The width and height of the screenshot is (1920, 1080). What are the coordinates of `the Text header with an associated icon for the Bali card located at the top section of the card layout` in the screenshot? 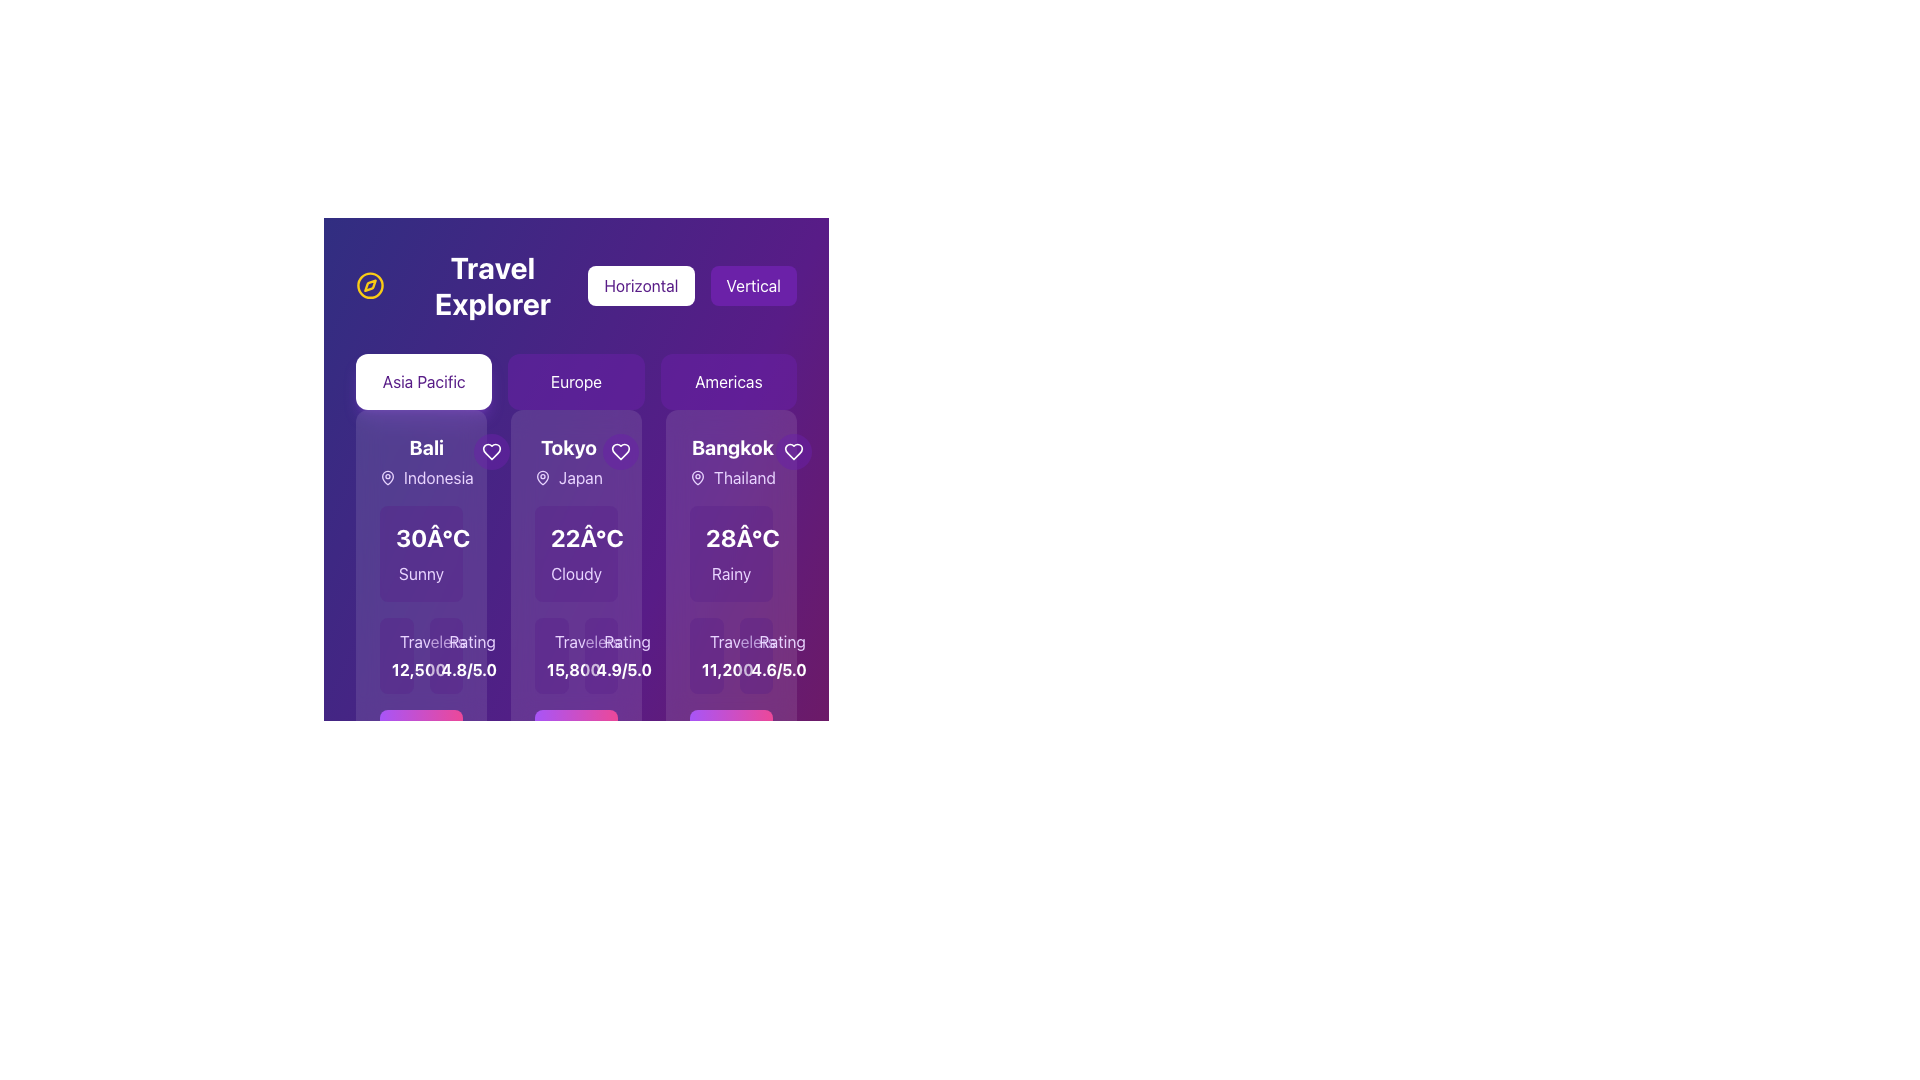 It's located at (420, 462).